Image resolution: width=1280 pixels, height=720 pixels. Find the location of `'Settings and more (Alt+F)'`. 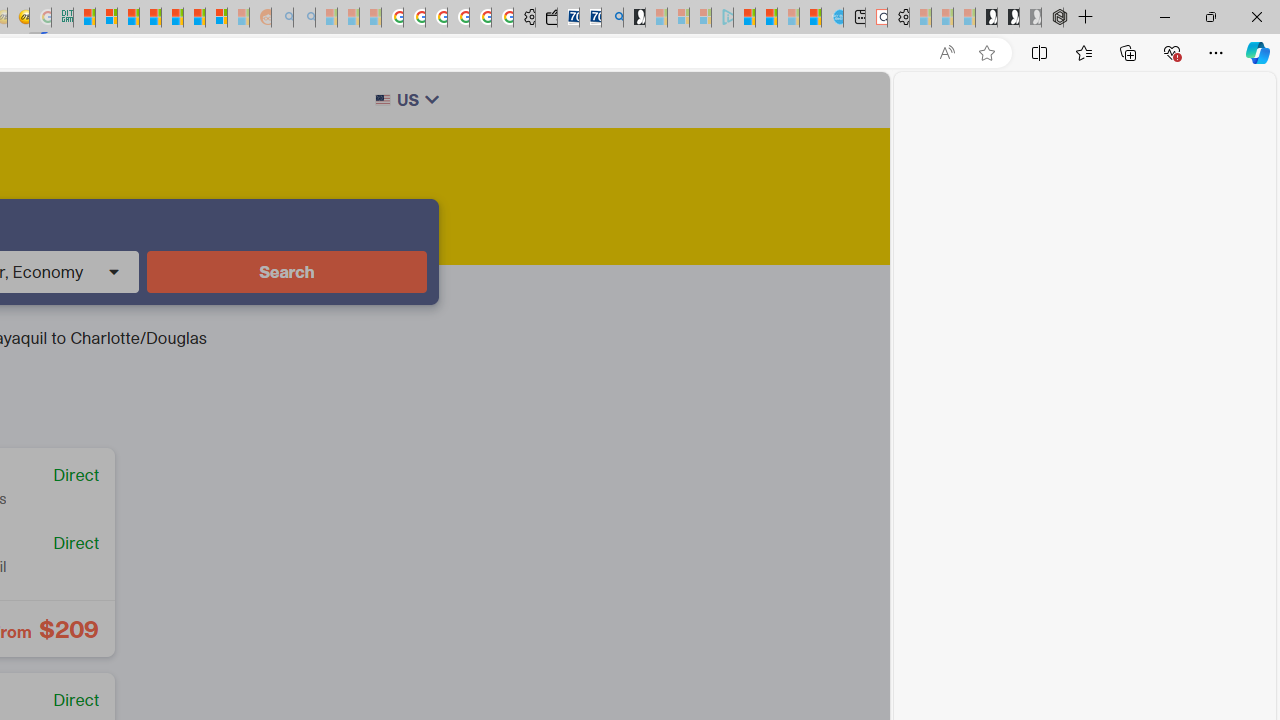

'Settings and more (Alt+F)' is located at coordinates (1215, 51).